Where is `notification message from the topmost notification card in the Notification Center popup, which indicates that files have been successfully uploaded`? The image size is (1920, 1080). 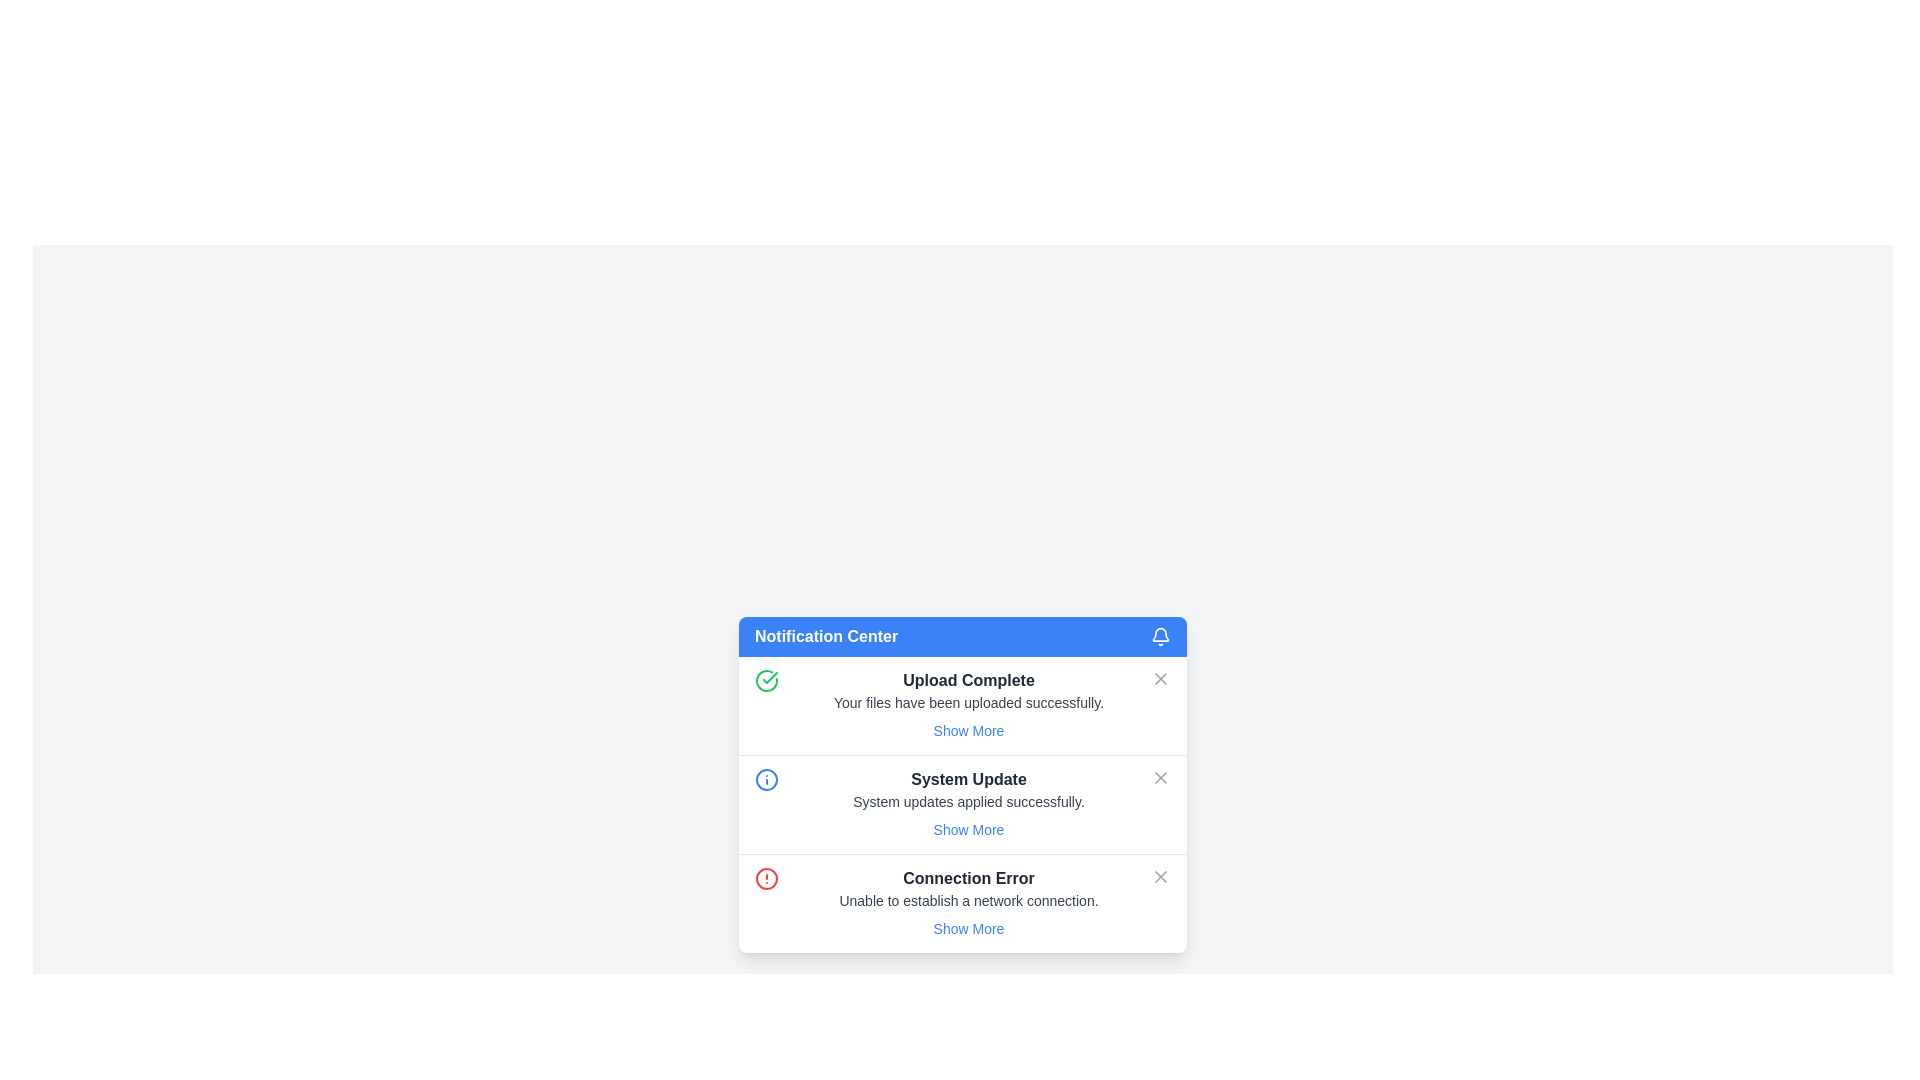 notification message from the topmost notification card in the Notification Center popup, which indicates that files have been successfully uploaded is located at coordinates (969, 704).